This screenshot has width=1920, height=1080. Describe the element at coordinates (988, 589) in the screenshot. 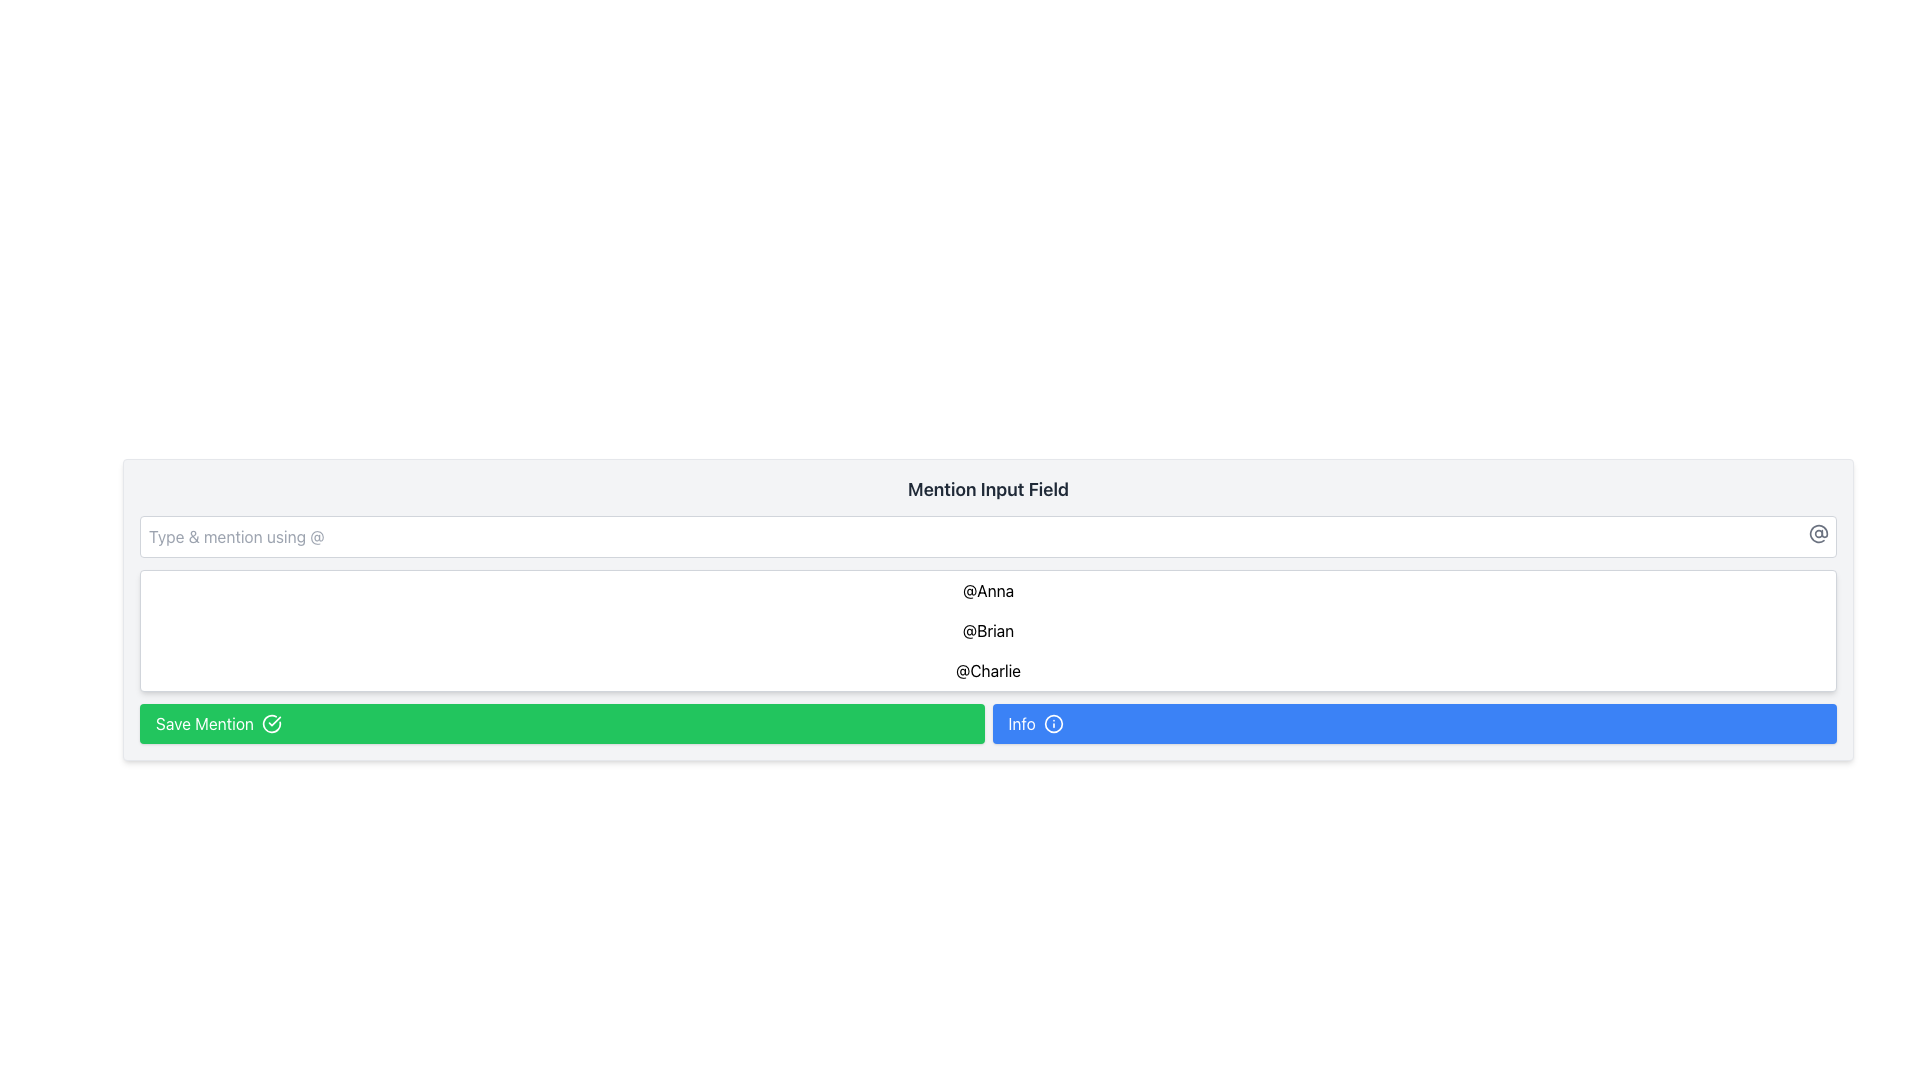

I see `to select the text option '@Anna' from the dropdown list, which is the first item among three options, styled with a hover effect` at that location.